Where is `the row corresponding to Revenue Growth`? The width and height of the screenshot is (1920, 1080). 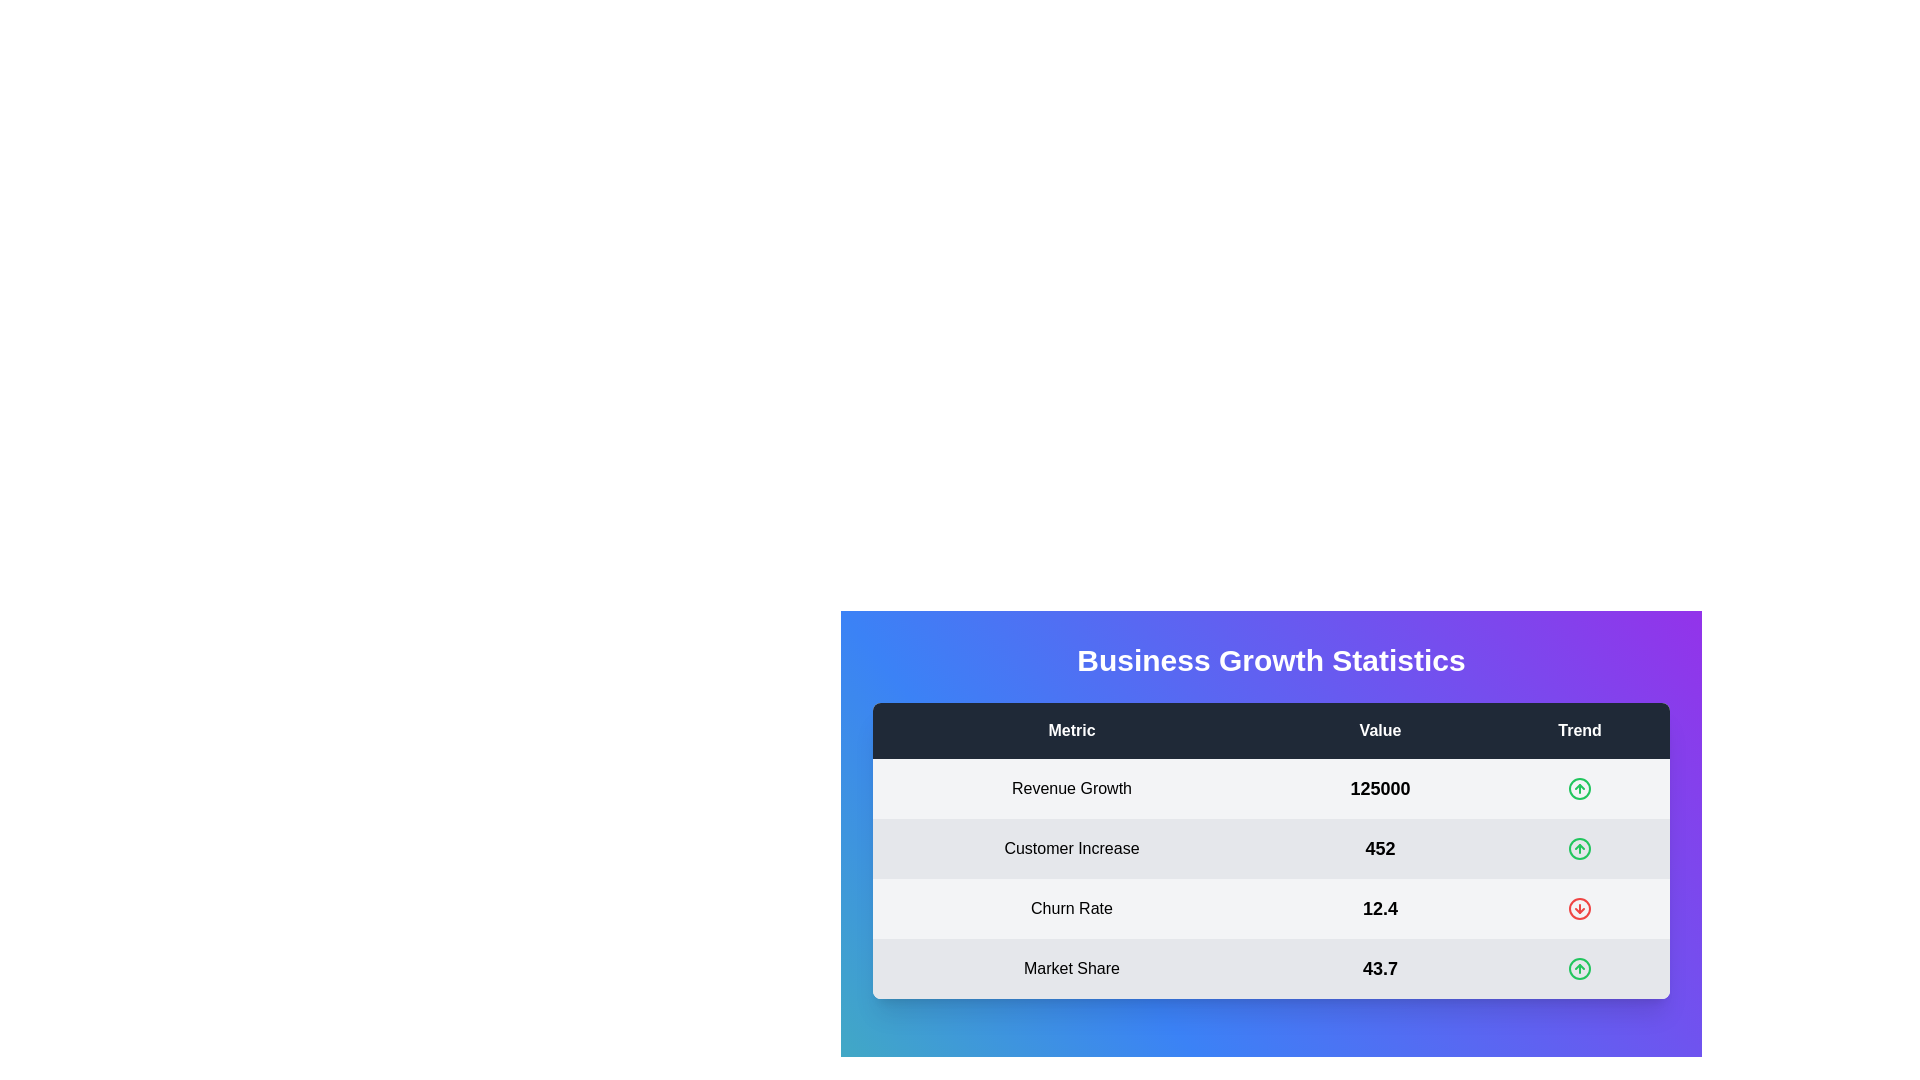
the row corresponding to Revenue Growth is located at coordinates (1270, 788).